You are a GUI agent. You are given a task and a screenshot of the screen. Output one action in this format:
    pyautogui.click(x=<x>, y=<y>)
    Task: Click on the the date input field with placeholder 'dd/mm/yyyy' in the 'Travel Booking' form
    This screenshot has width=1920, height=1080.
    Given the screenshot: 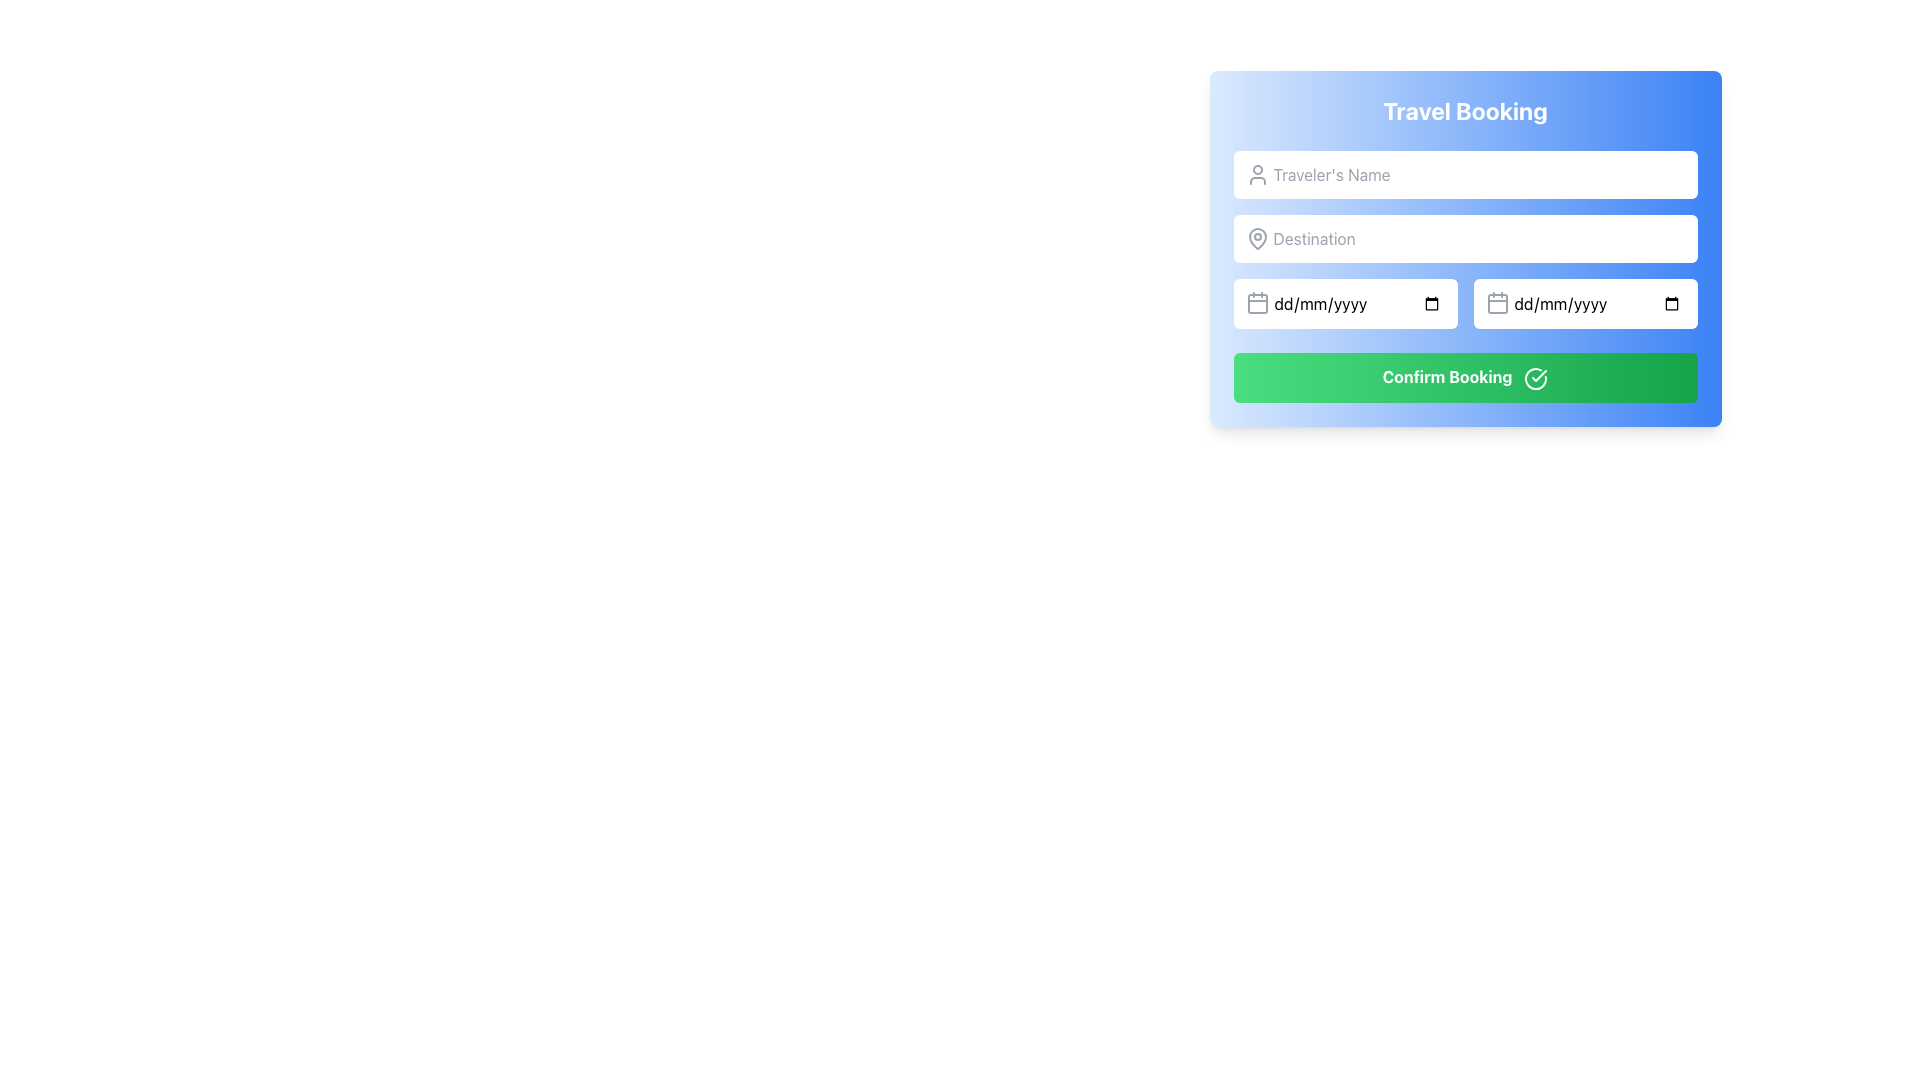 What is the action you would take?
    pyautogui.click(x=1345, y=304)
    